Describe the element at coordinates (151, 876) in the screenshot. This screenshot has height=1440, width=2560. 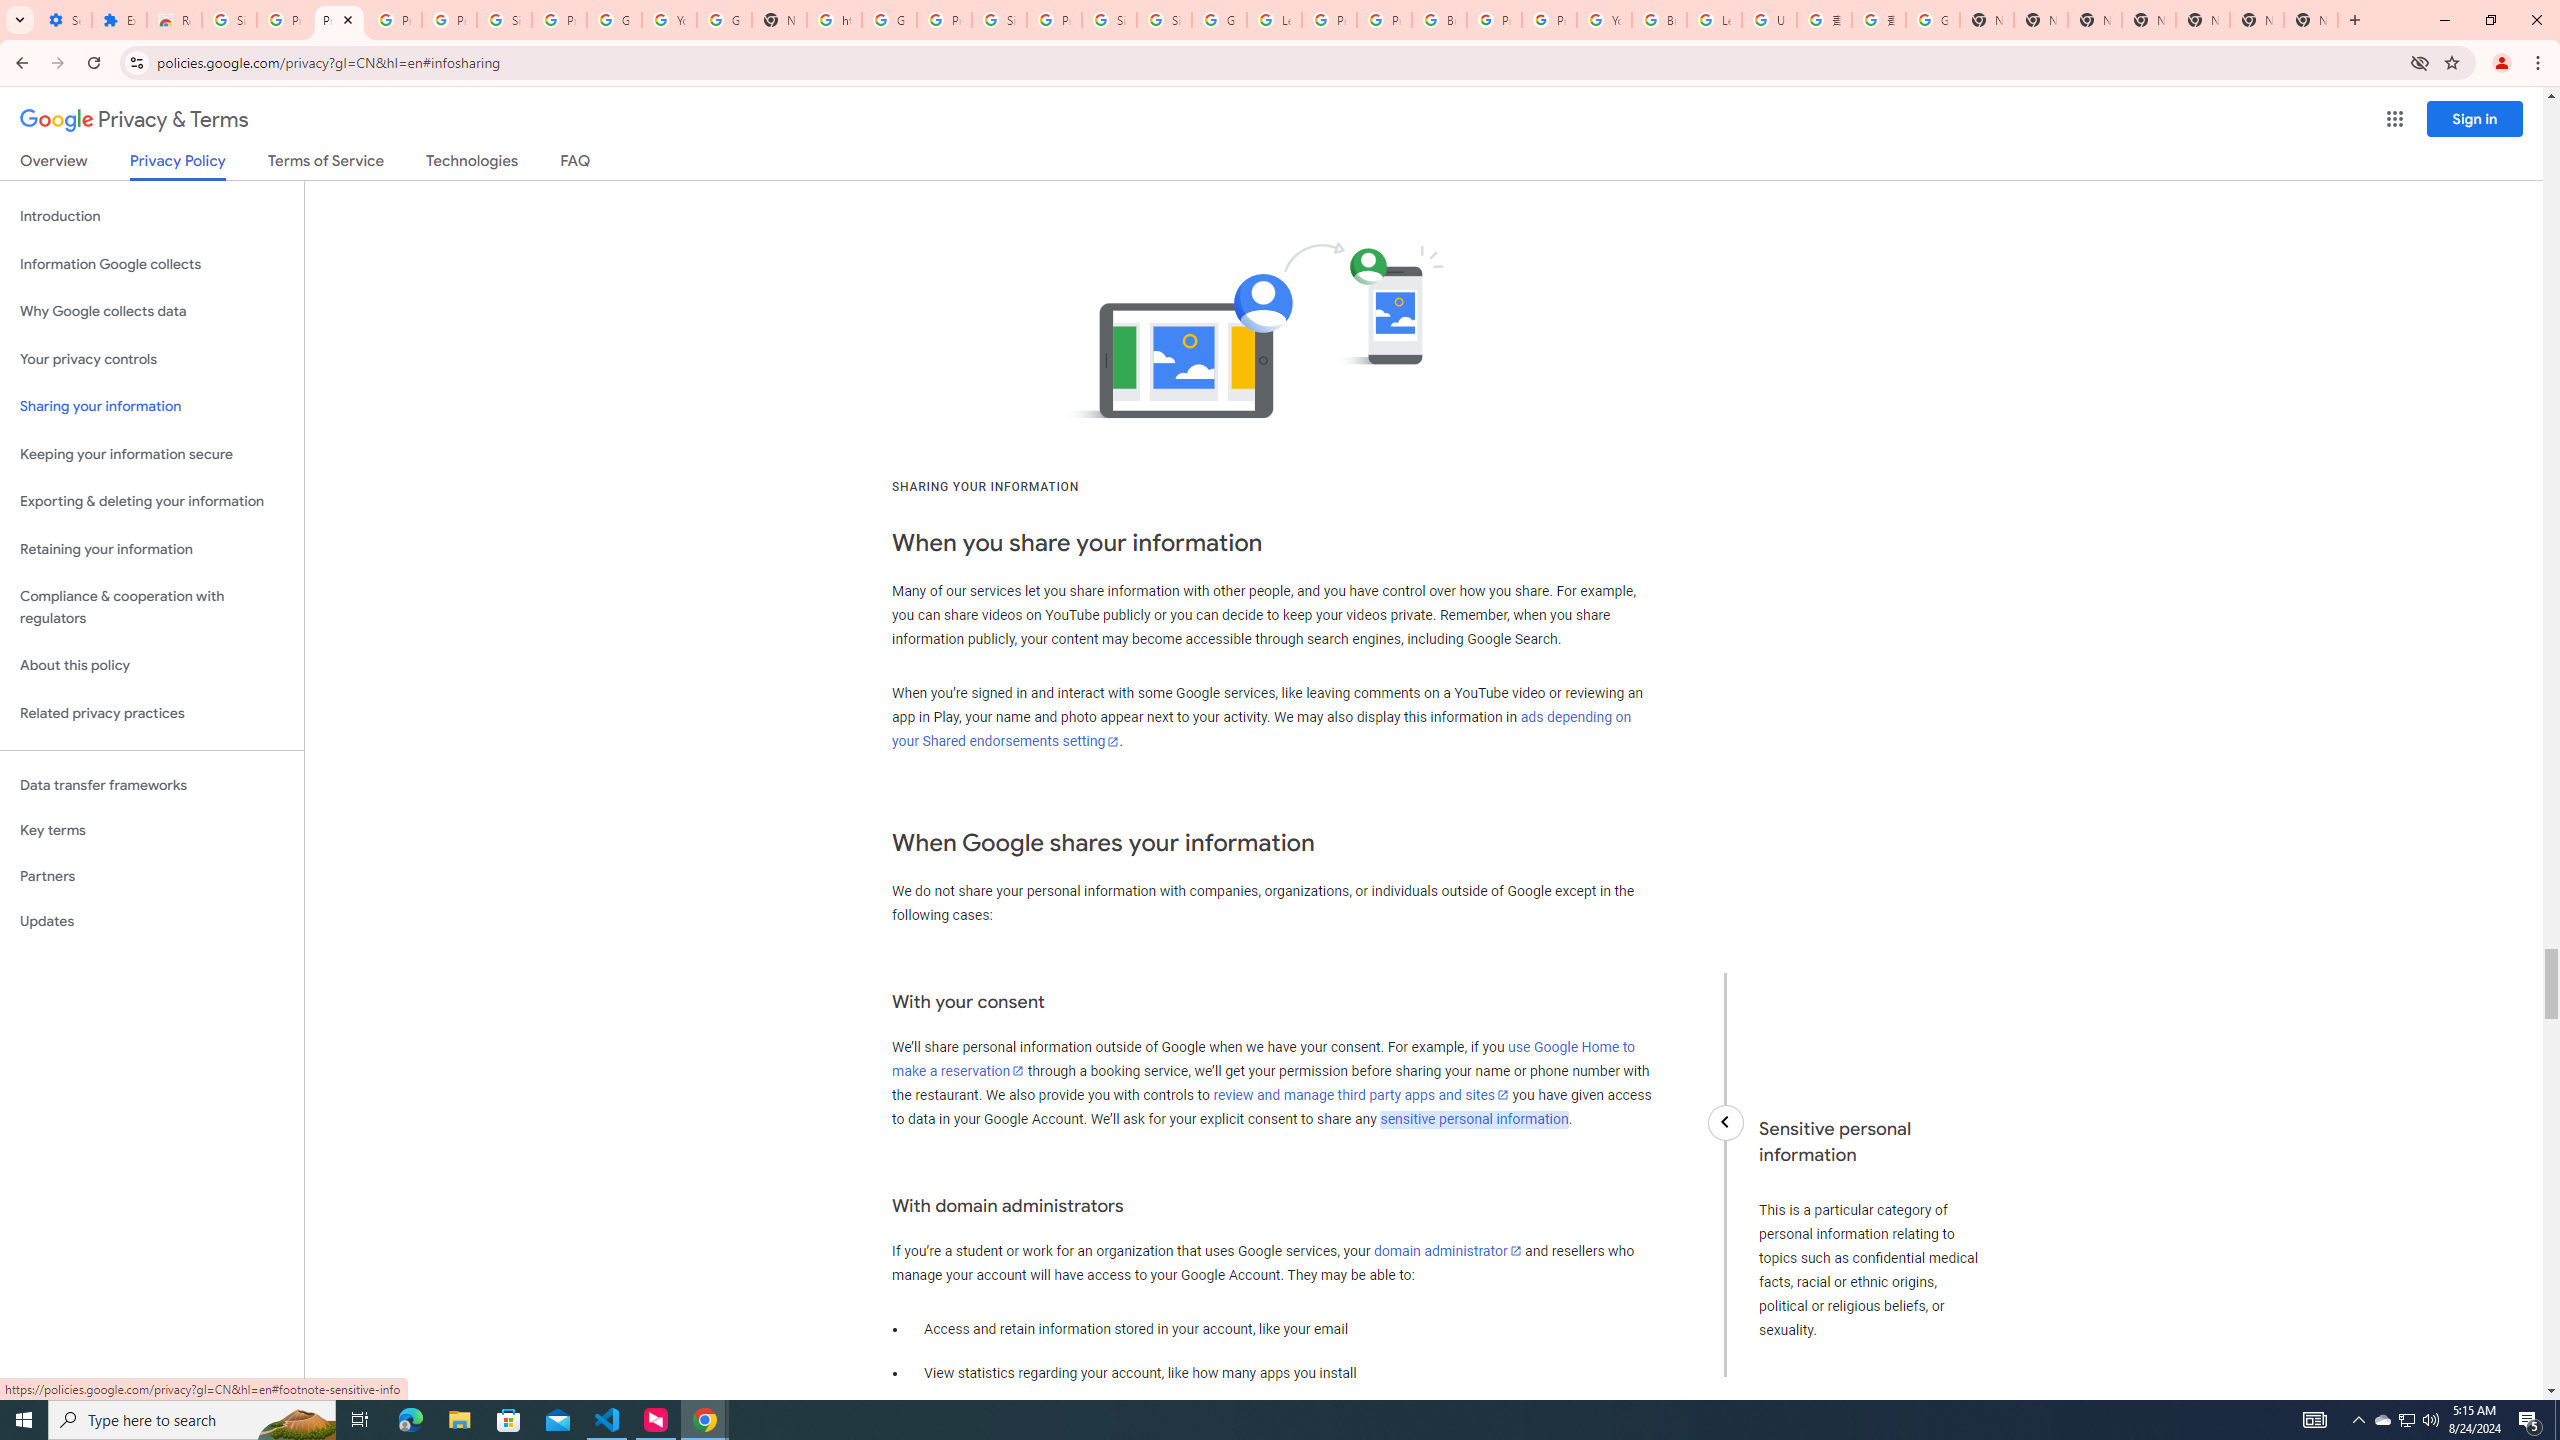
I see `'Partners'` at that location.